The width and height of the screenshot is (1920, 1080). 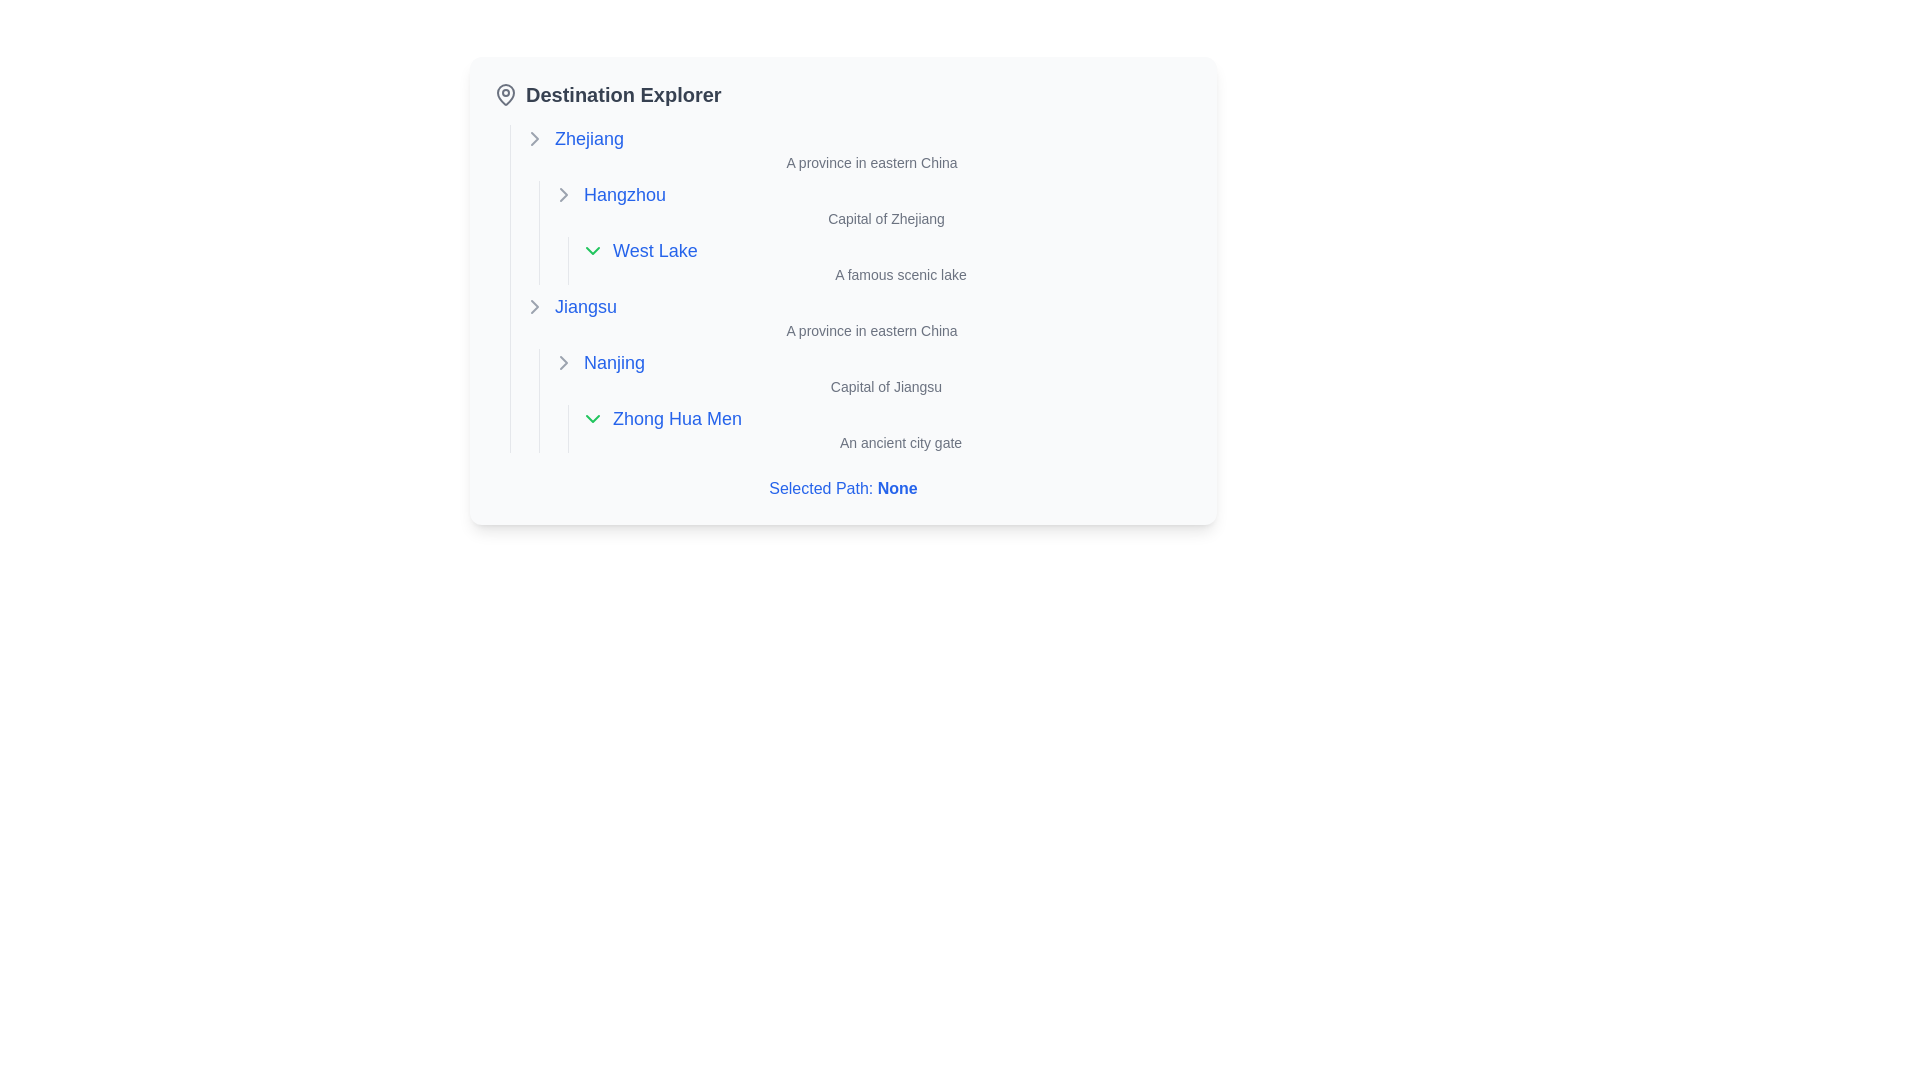 What do you see at coordinates (622, 95) in the screenshot?
I see `the 'Destination Explorer' text header` at bounding box center [622, 95].